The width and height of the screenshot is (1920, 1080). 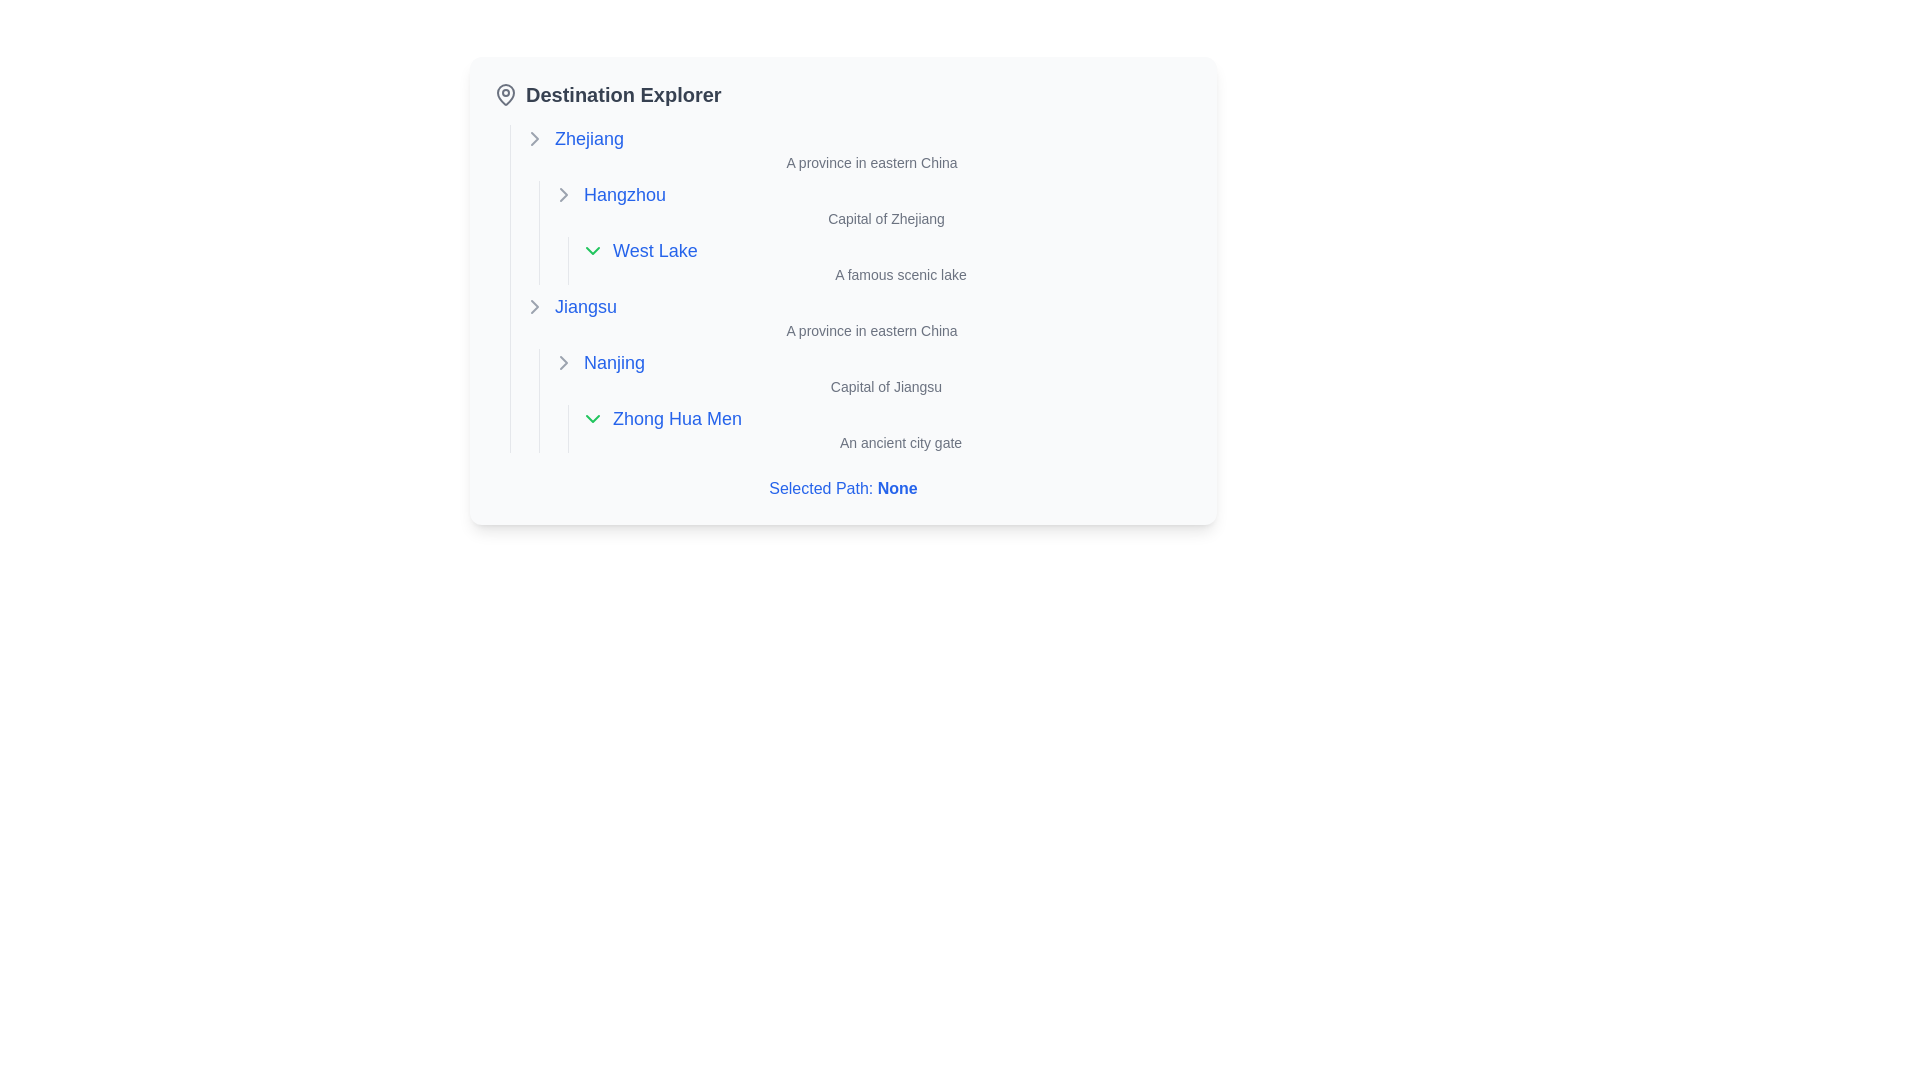 What do you see at coordinates (622, 95) in the screenshot?
I see `the 'Destination Explorer' text header` at bounding box center [622, 95].